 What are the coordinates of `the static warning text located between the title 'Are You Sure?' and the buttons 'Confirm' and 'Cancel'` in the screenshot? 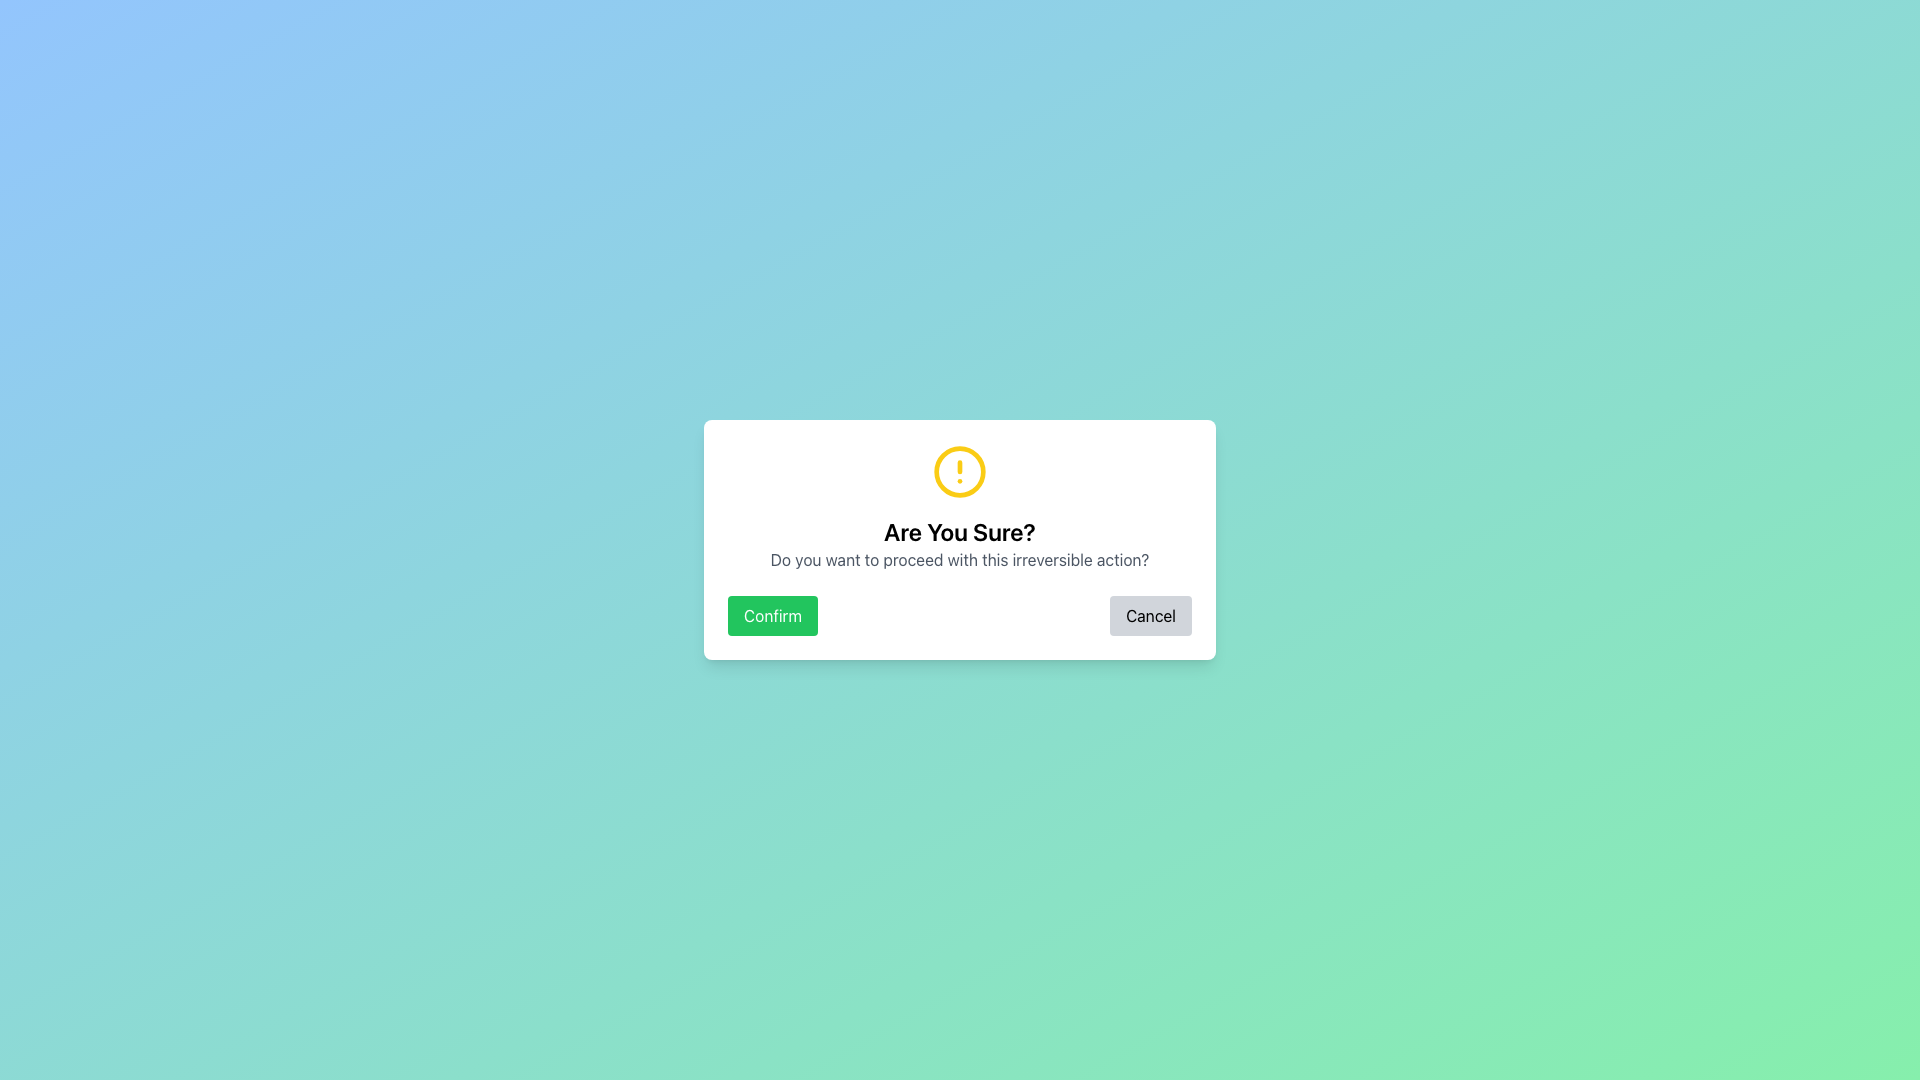 It's located at (960, 559).